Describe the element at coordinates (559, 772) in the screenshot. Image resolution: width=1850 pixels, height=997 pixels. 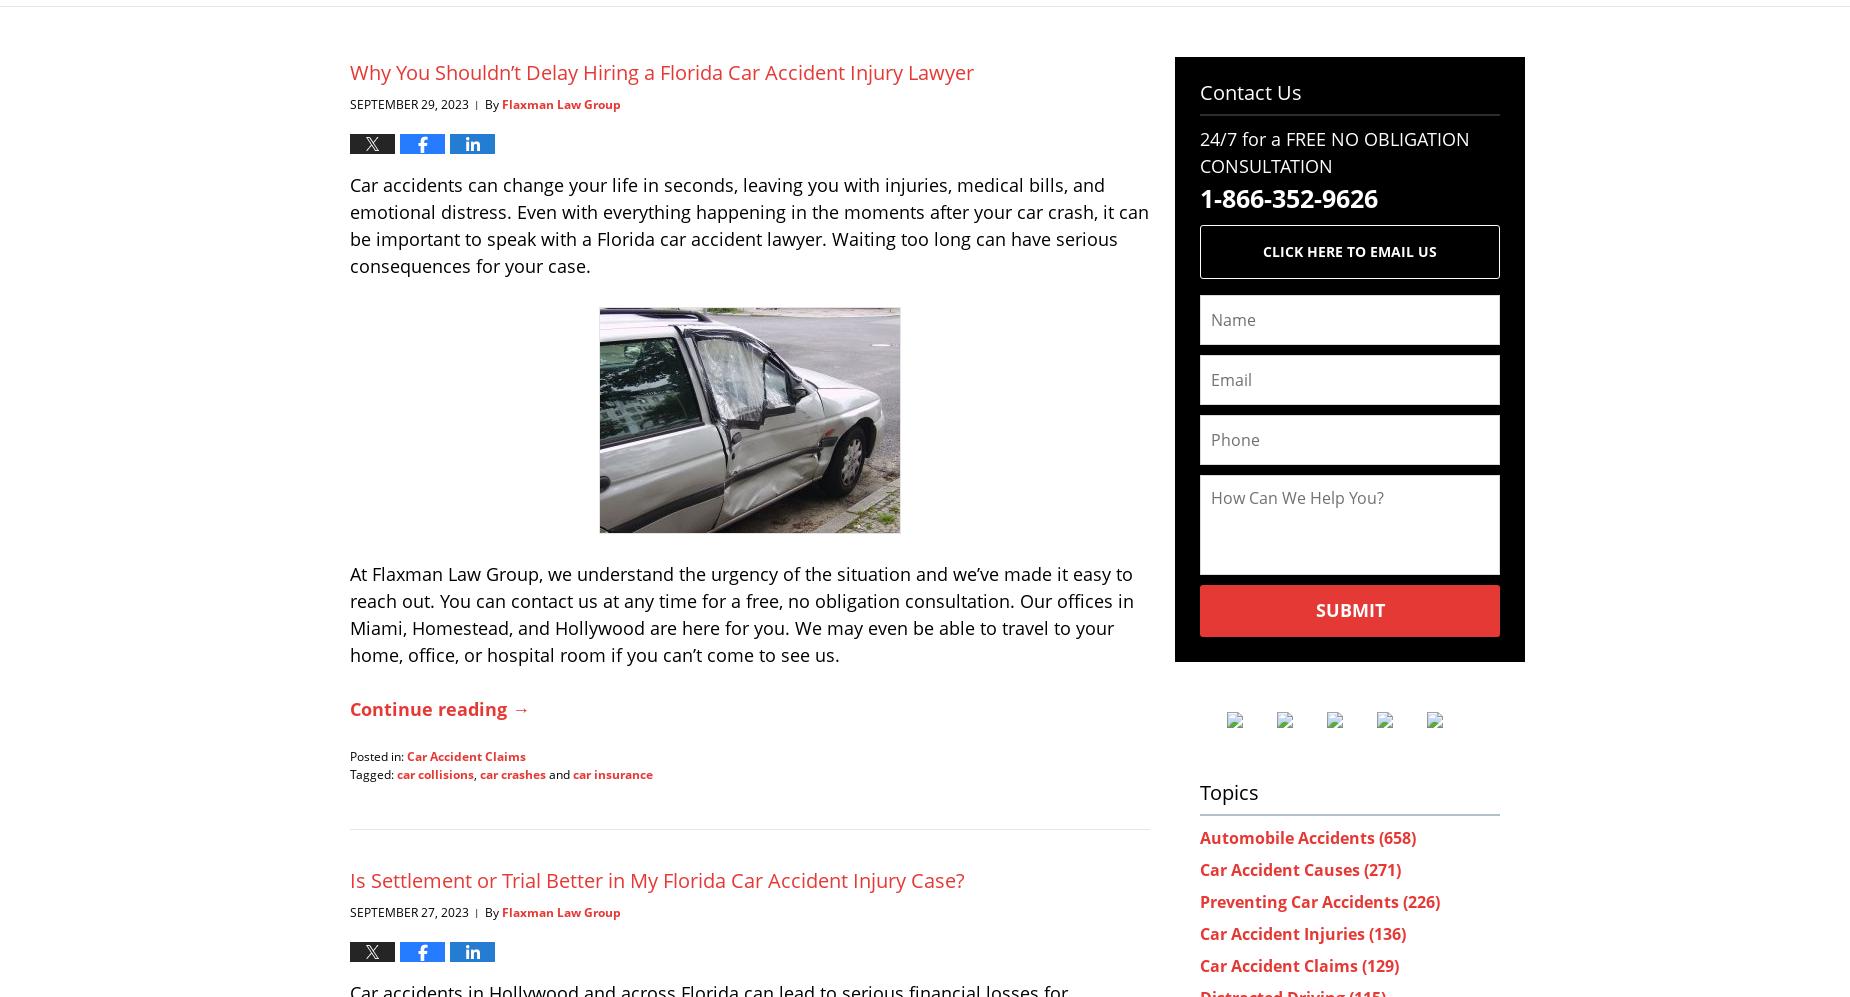
I see `'and'` at that location.